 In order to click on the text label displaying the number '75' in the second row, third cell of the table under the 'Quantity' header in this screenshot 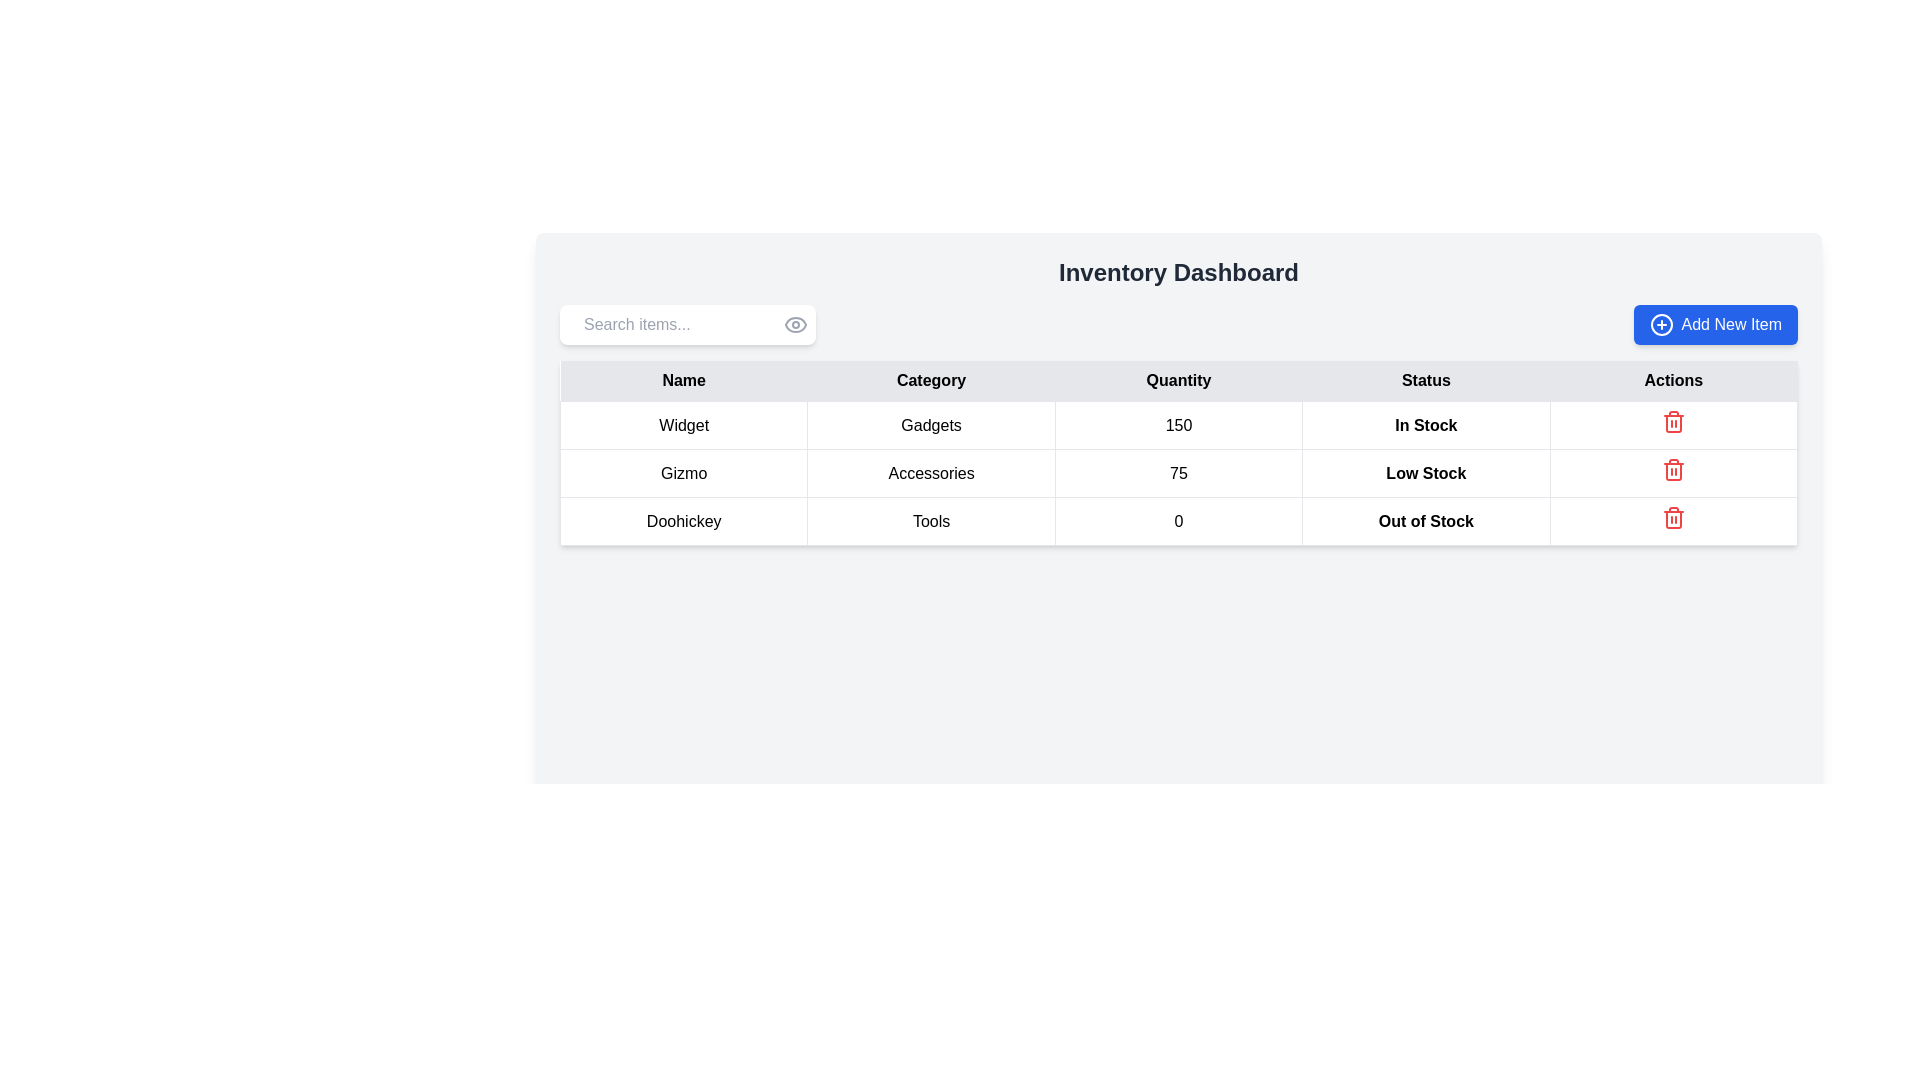, I will do `click(1179, 473)`.